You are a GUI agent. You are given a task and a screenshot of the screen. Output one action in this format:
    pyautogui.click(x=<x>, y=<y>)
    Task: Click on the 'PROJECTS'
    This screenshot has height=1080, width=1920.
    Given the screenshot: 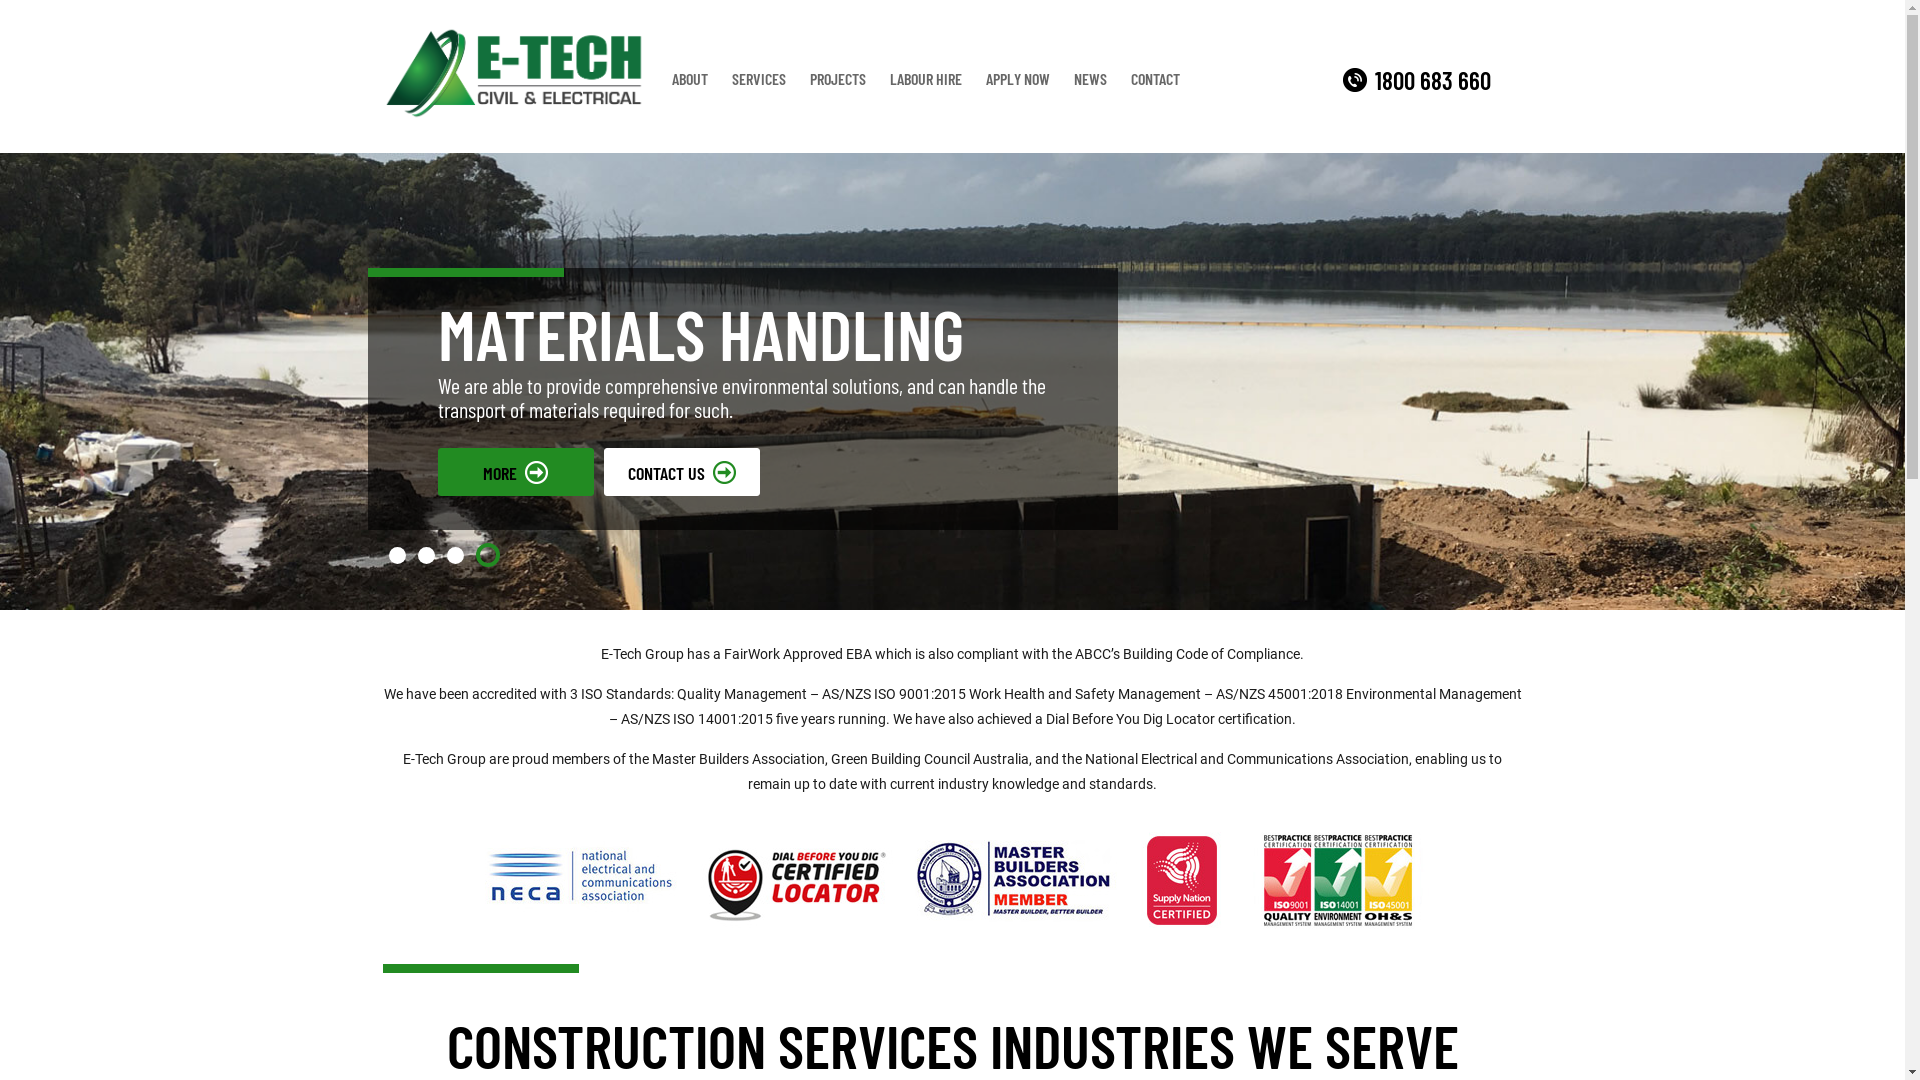 What is the action you would take?
    pyautogui.click(x=796, y=77)
    